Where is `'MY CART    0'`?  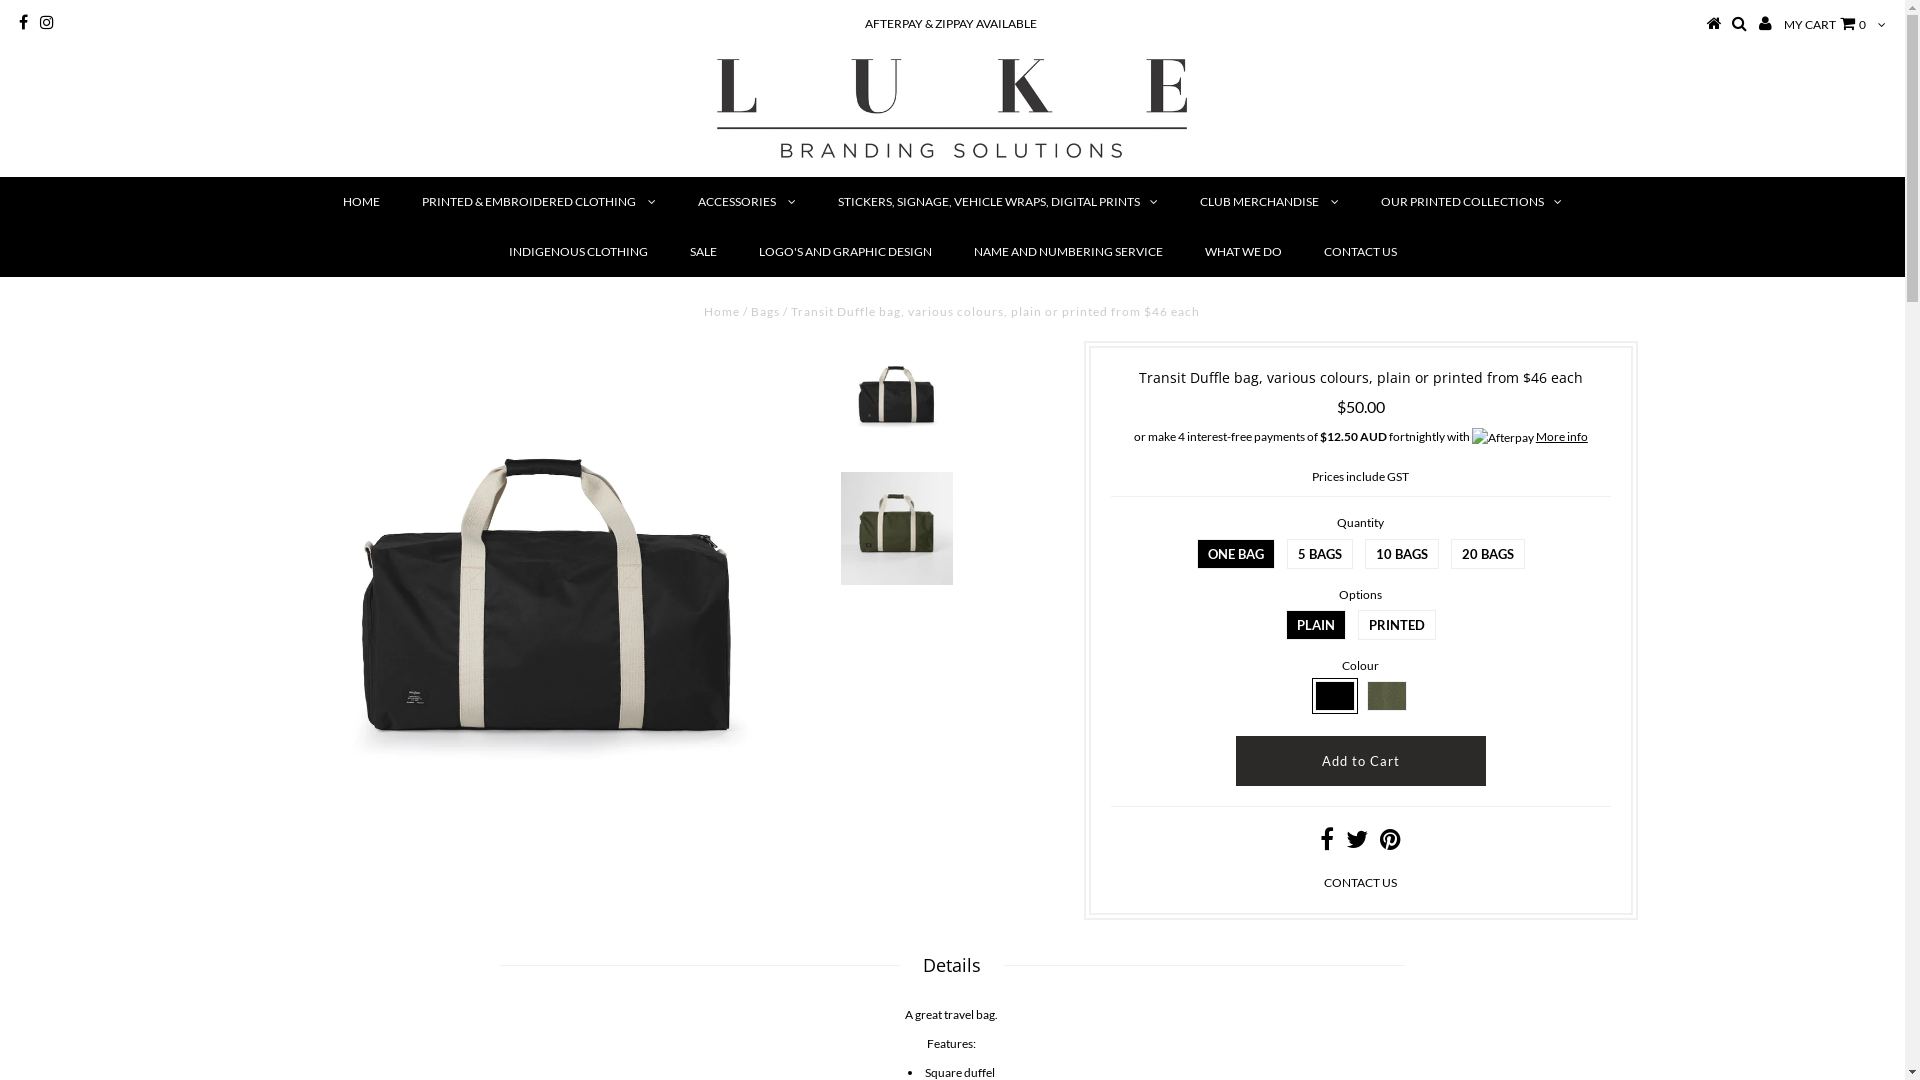
'MY CART    0' is located at coordinates (1824, 24).